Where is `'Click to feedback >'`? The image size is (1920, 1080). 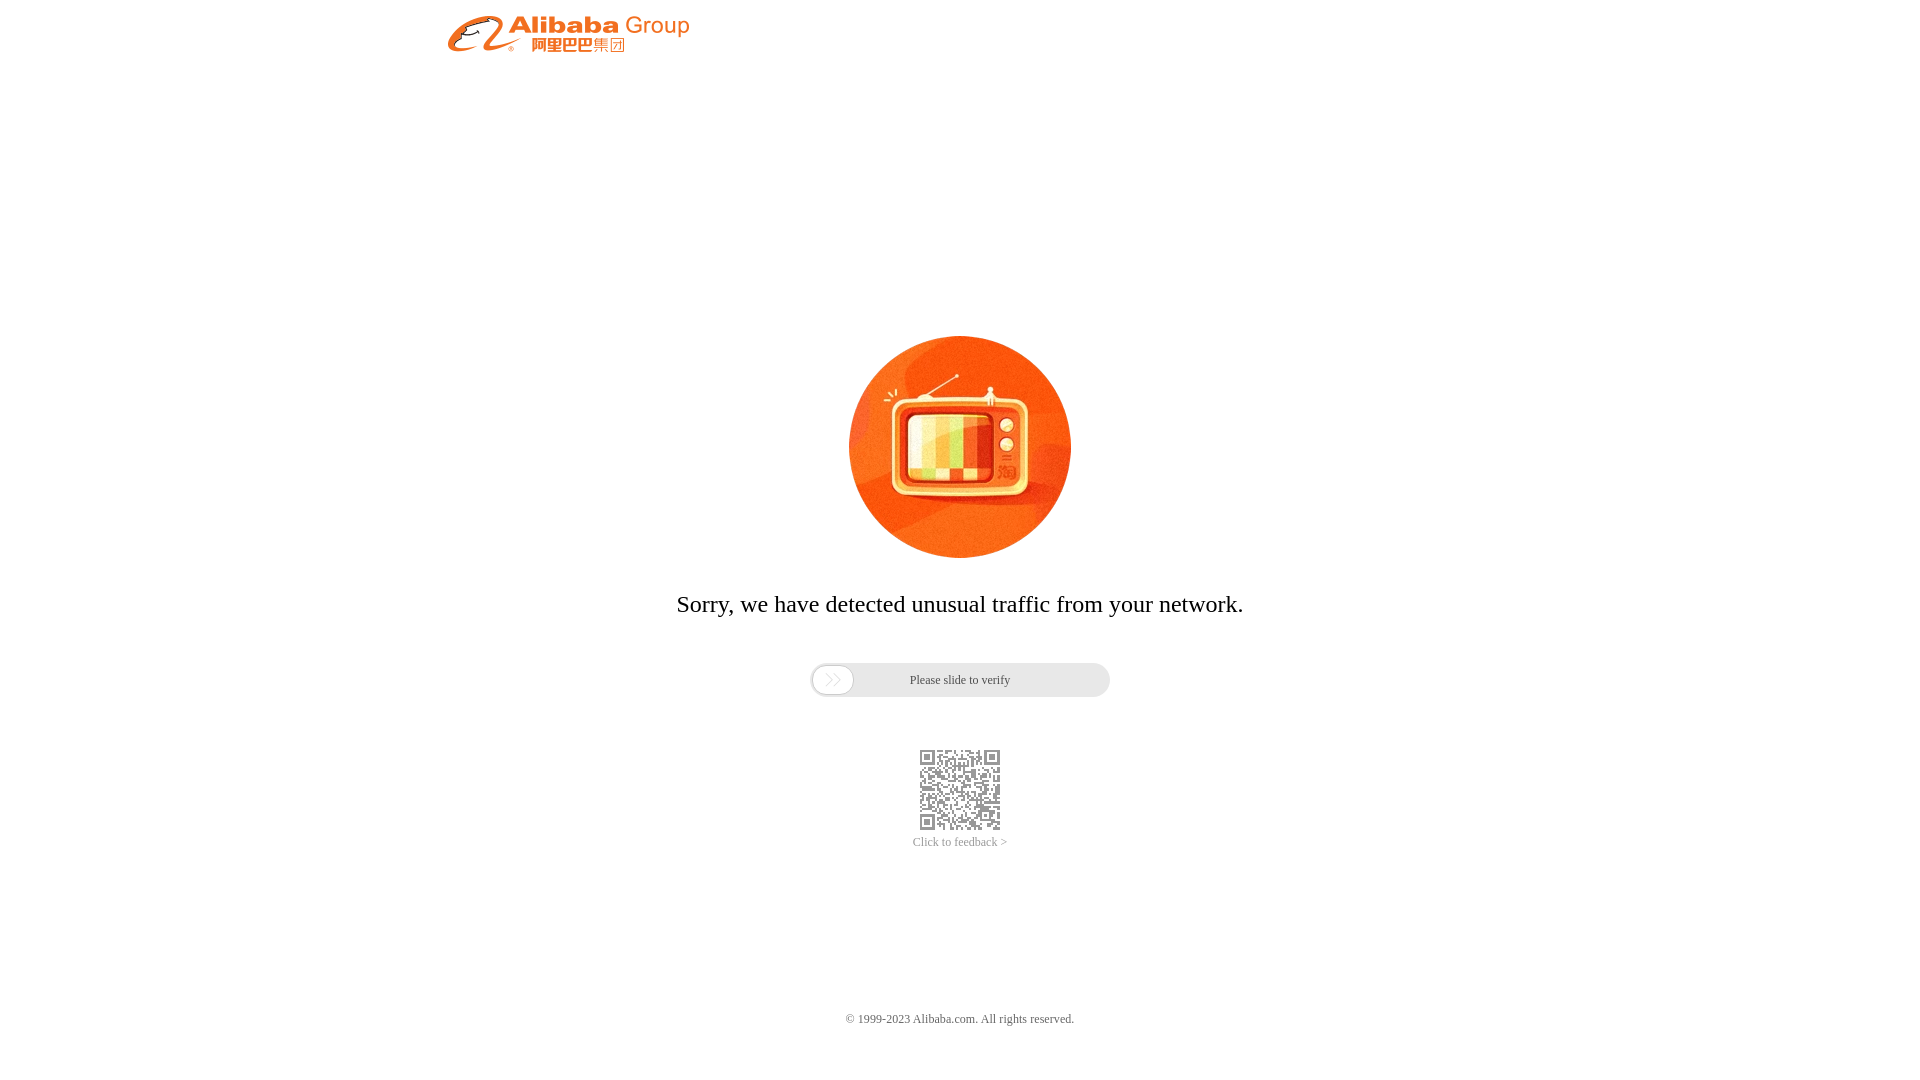
'Click to feedback >' is located at coordinates (911, 842).